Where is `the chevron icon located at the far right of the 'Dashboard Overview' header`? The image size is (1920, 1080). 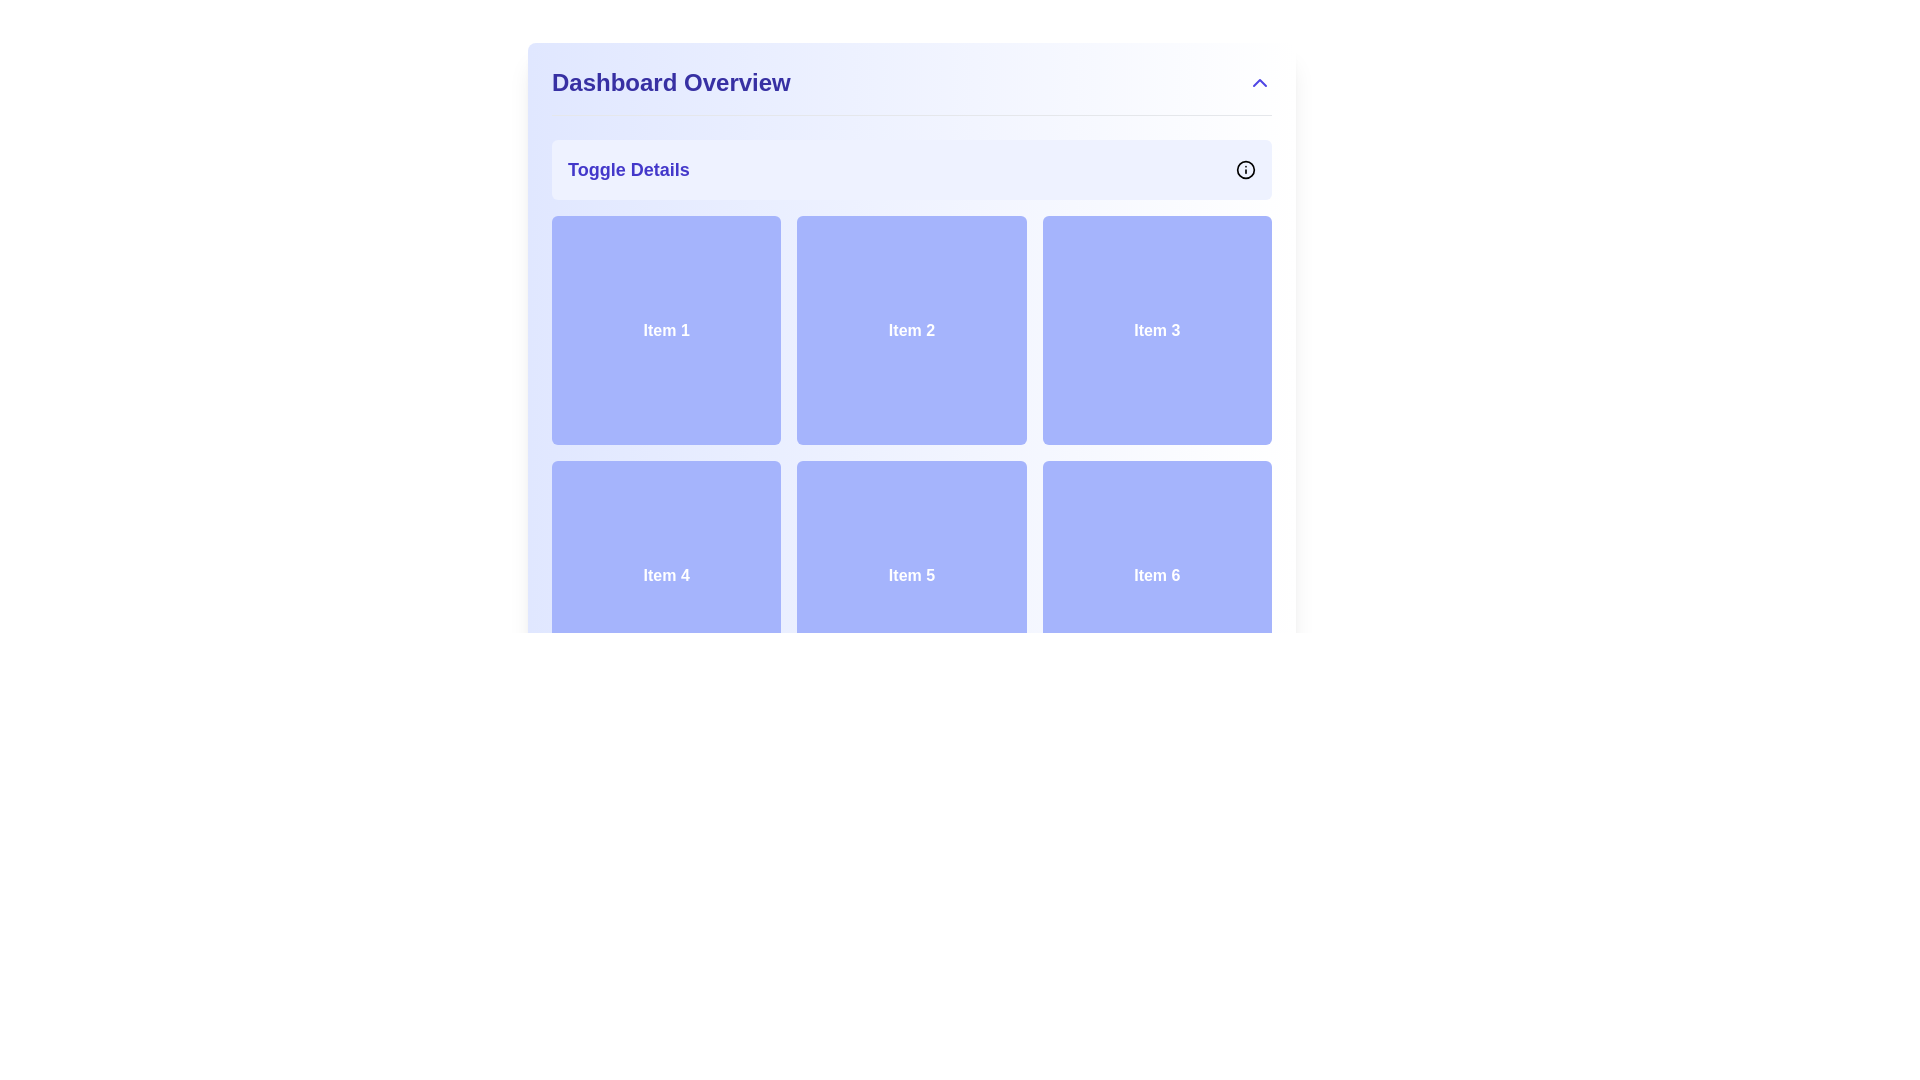
the chevron icon located at the far right of the 'Dashboard Overview' header is located at coordinates (1258, 82).